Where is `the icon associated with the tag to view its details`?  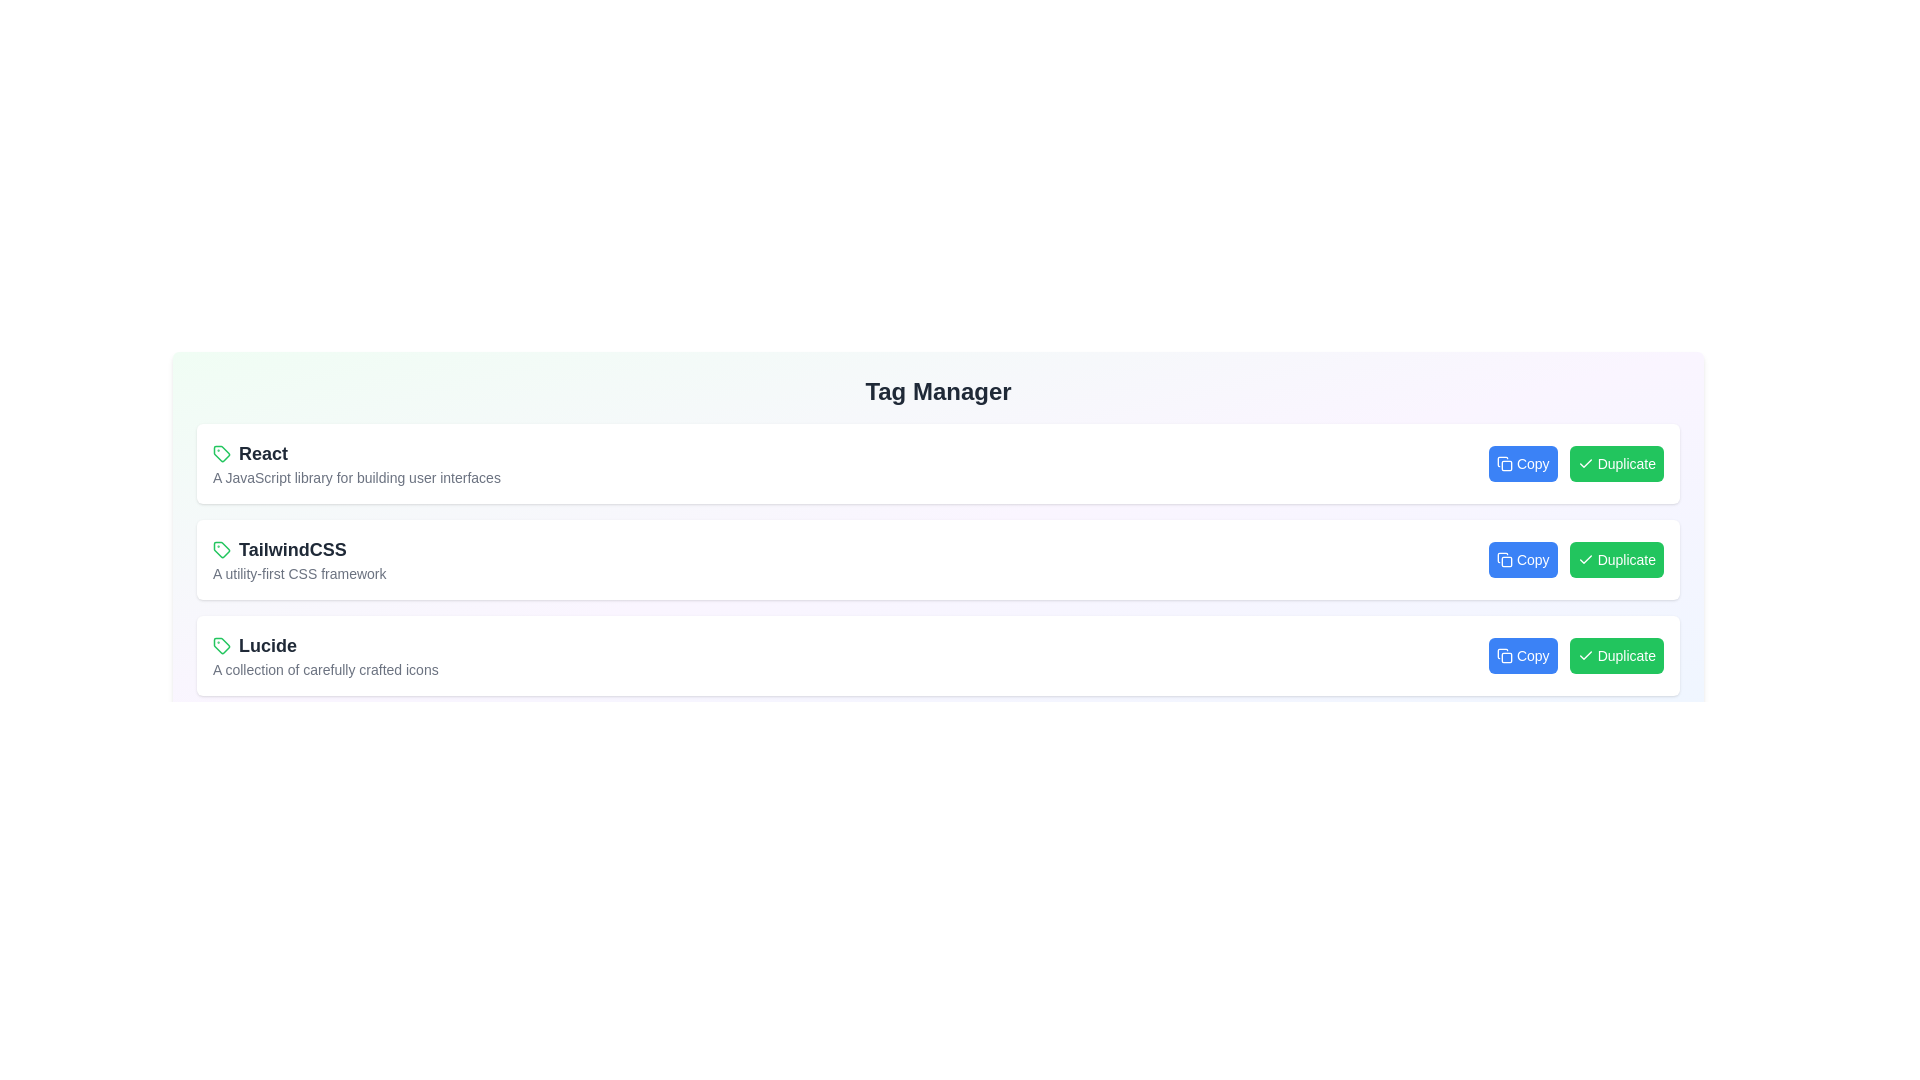
the icon associated with the tag to view its details is located at coordinates (221, 454).